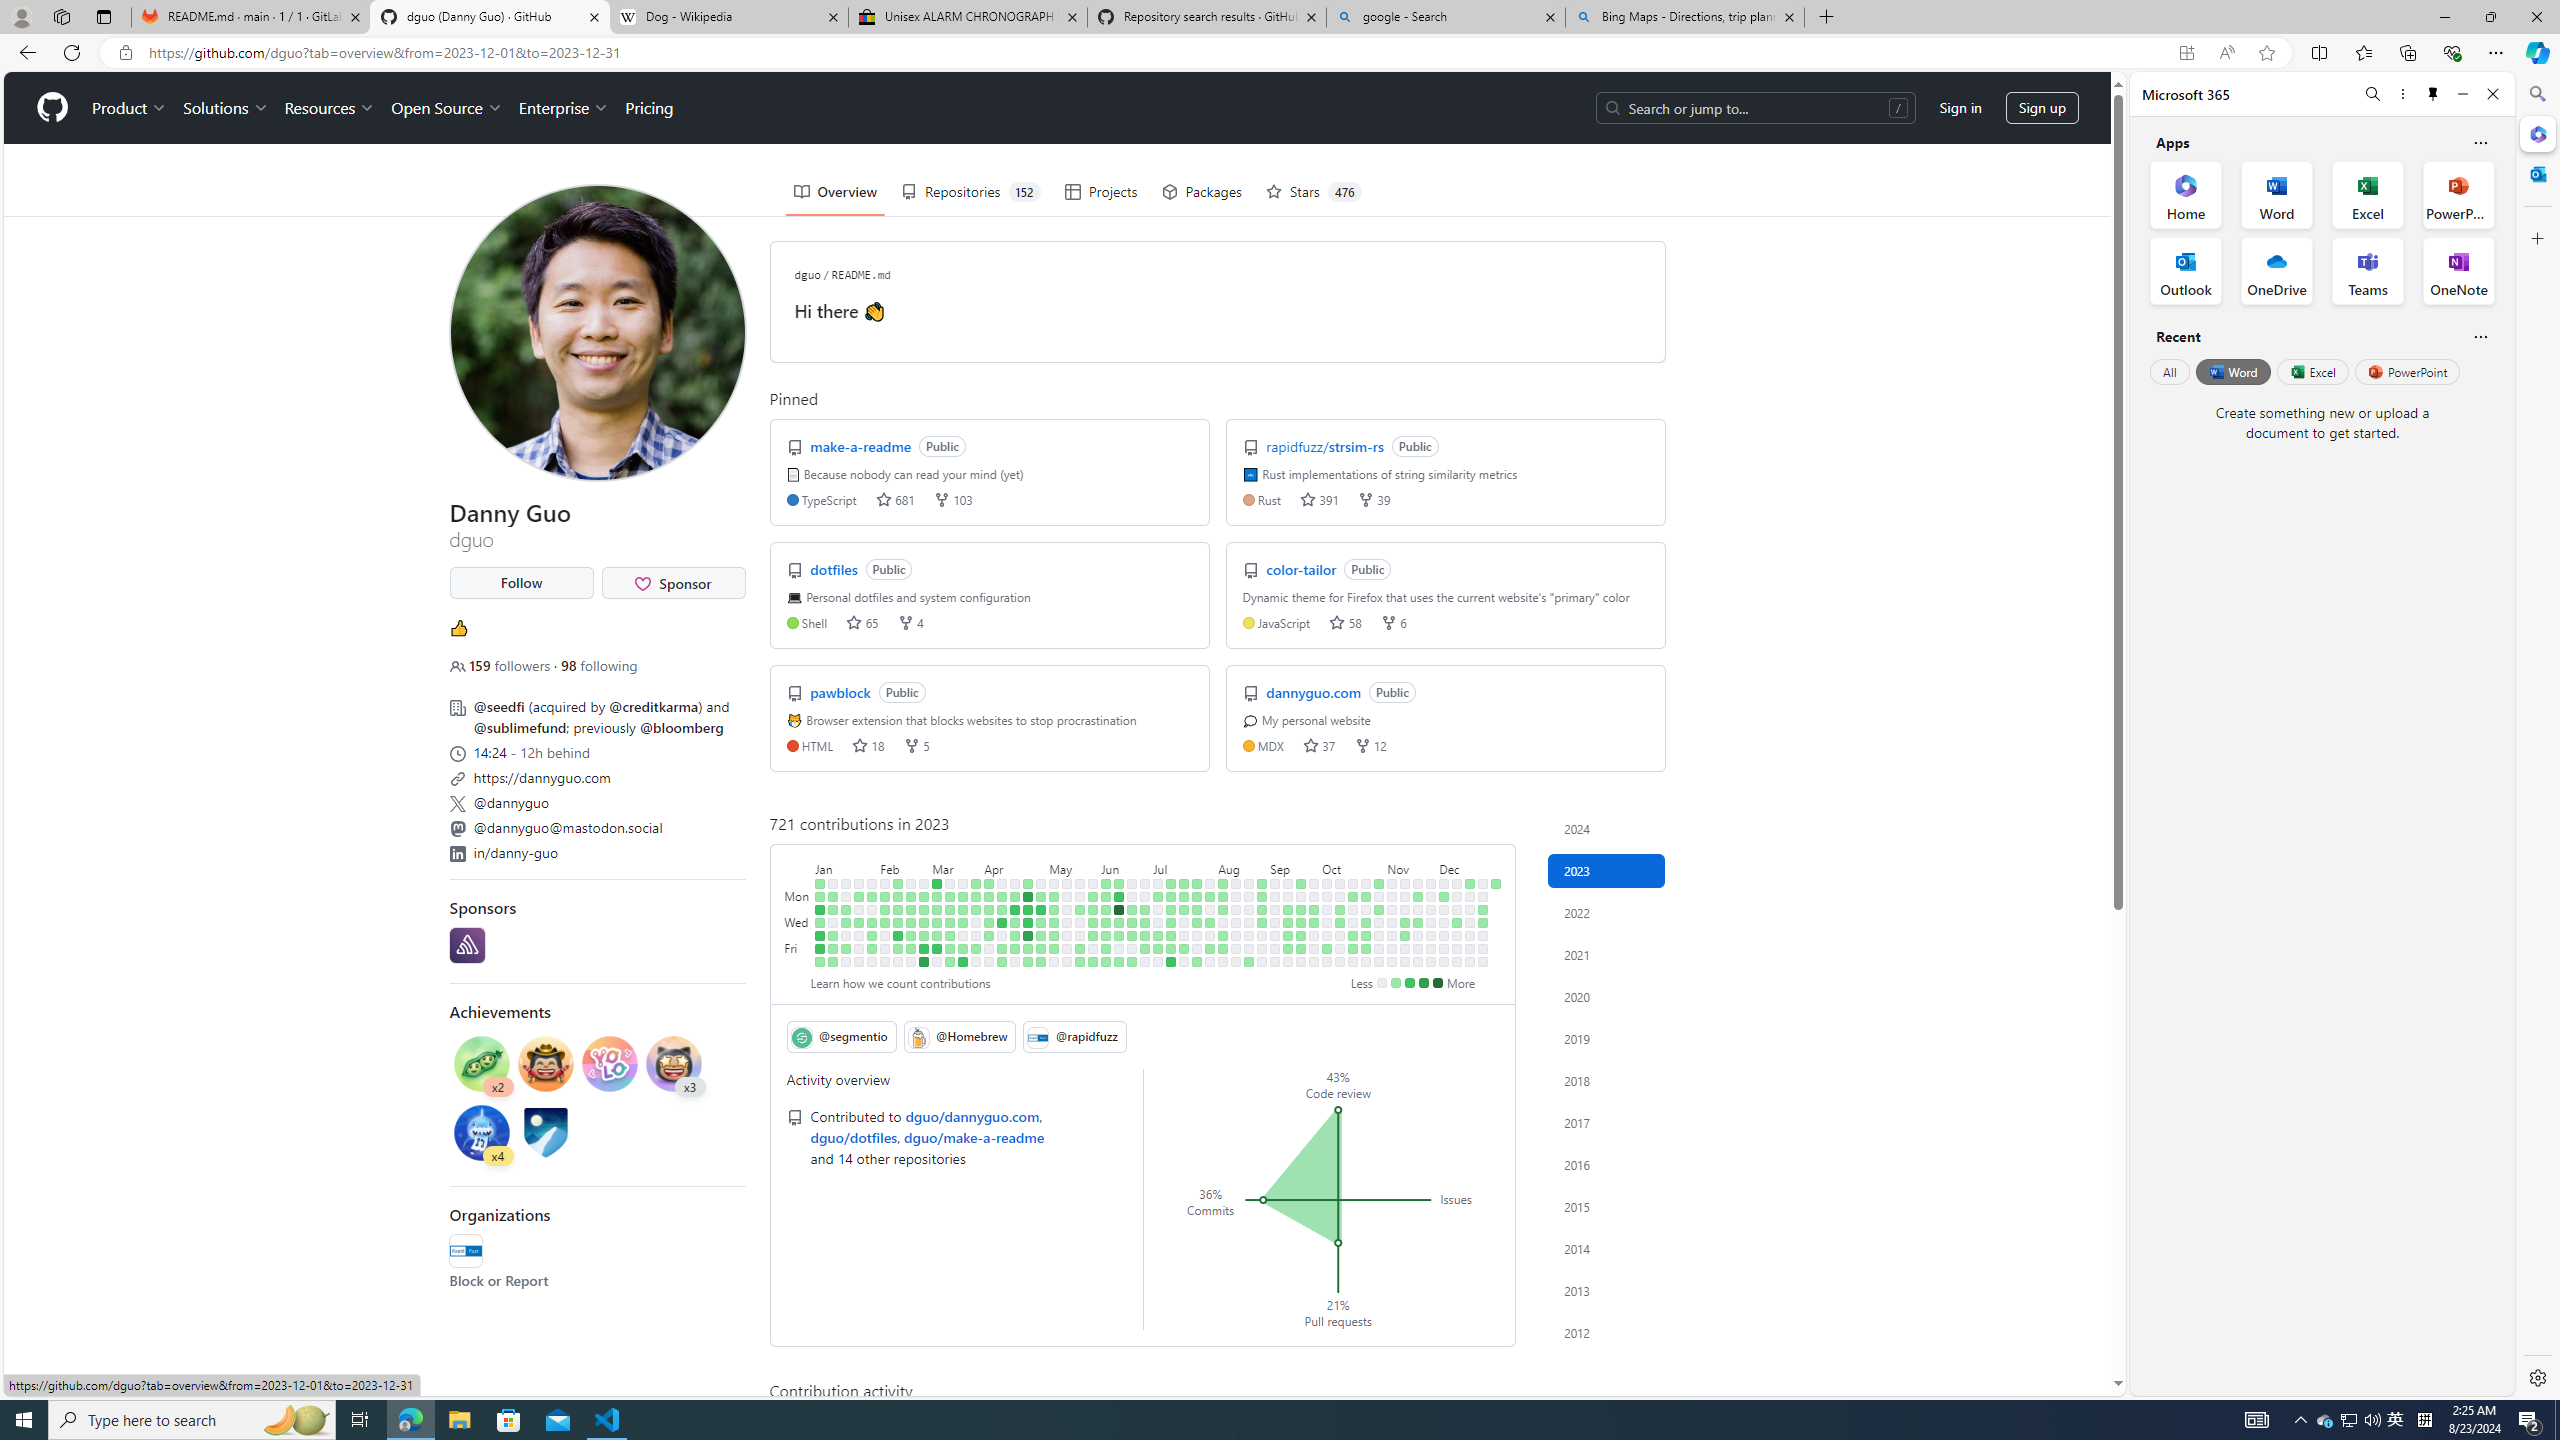 This screenshot has height=1440, width=2560. What do you see at coordinates (1067, 934) in the screenshot?
I see `'No contributions on May 18th.'` at bounding box center [1067, 934].